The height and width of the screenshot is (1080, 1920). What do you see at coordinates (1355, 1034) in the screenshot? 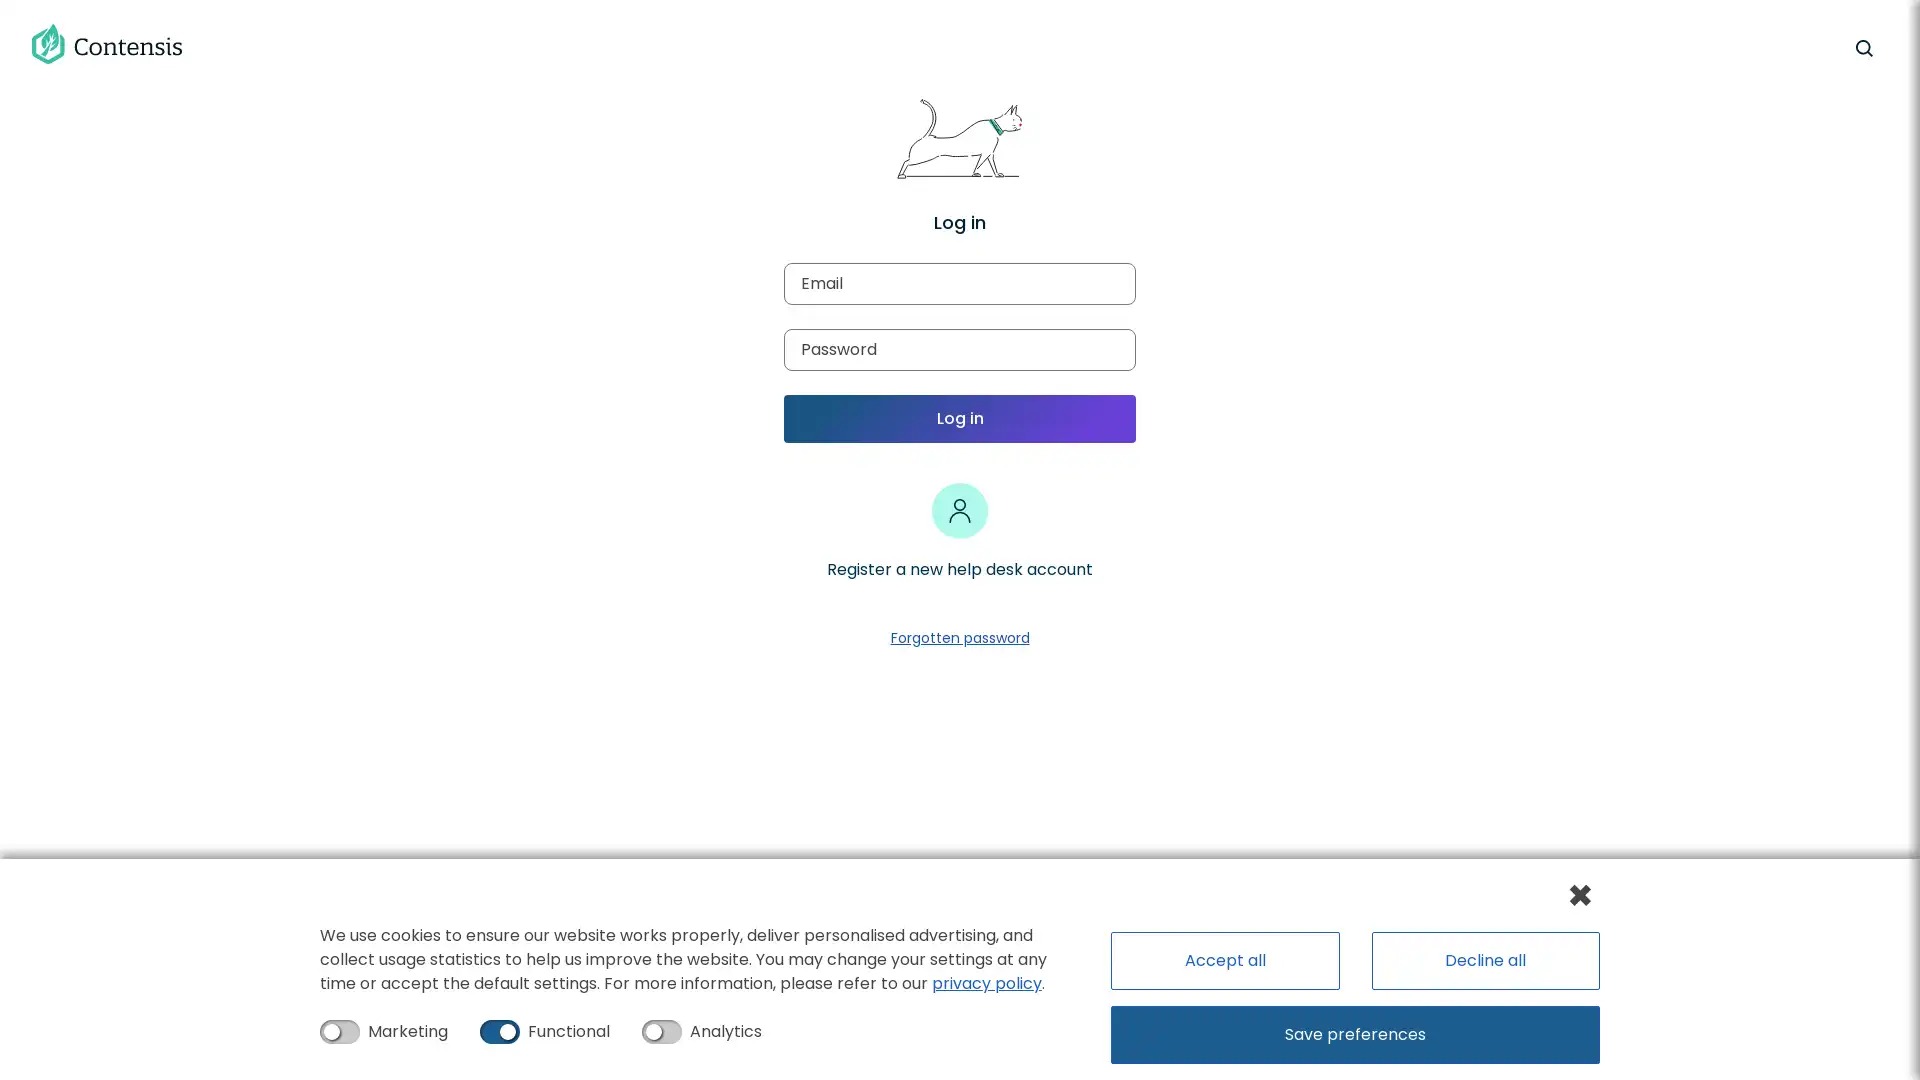
I see `Save preferences` at bounding box center [1355, 1034].